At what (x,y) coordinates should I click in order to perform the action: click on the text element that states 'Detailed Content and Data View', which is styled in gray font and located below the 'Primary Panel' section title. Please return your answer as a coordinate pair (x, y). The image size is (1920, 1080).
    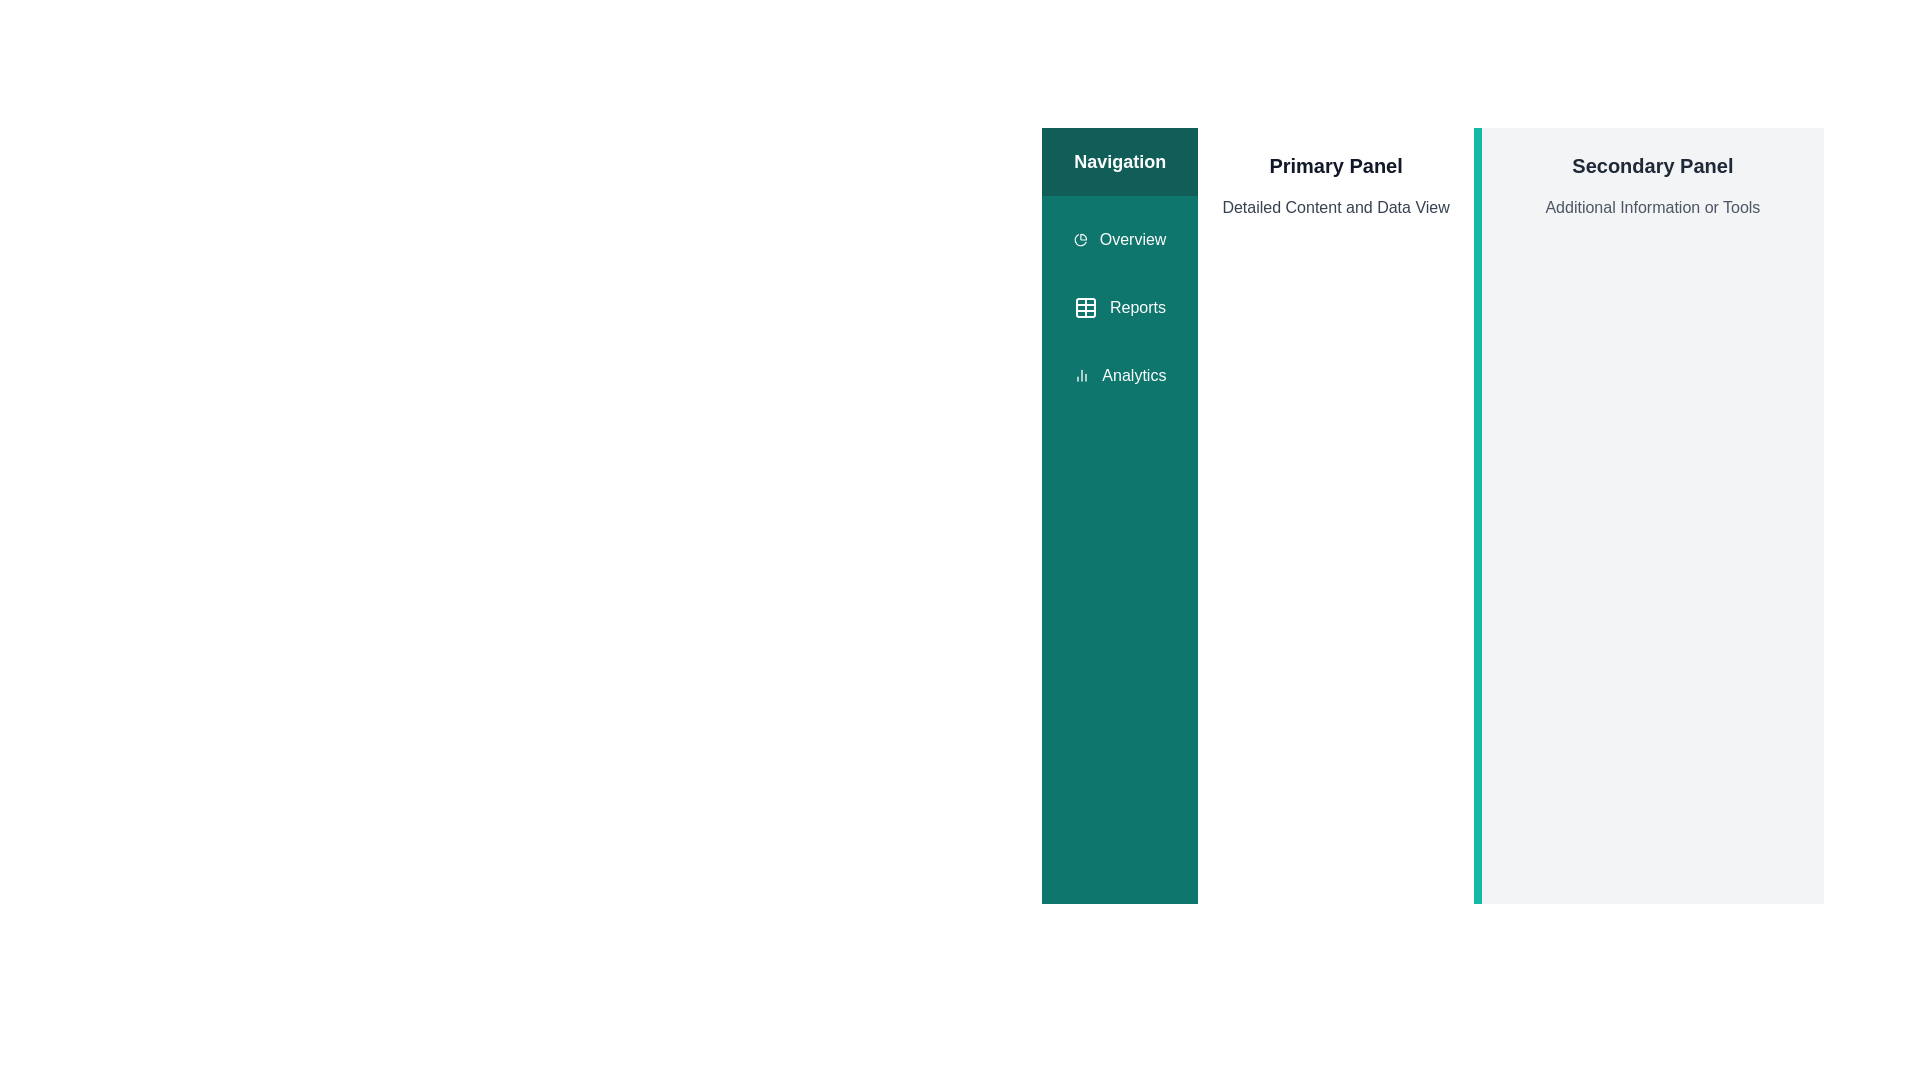
    Looking at the image, I should click on (1336, 208).